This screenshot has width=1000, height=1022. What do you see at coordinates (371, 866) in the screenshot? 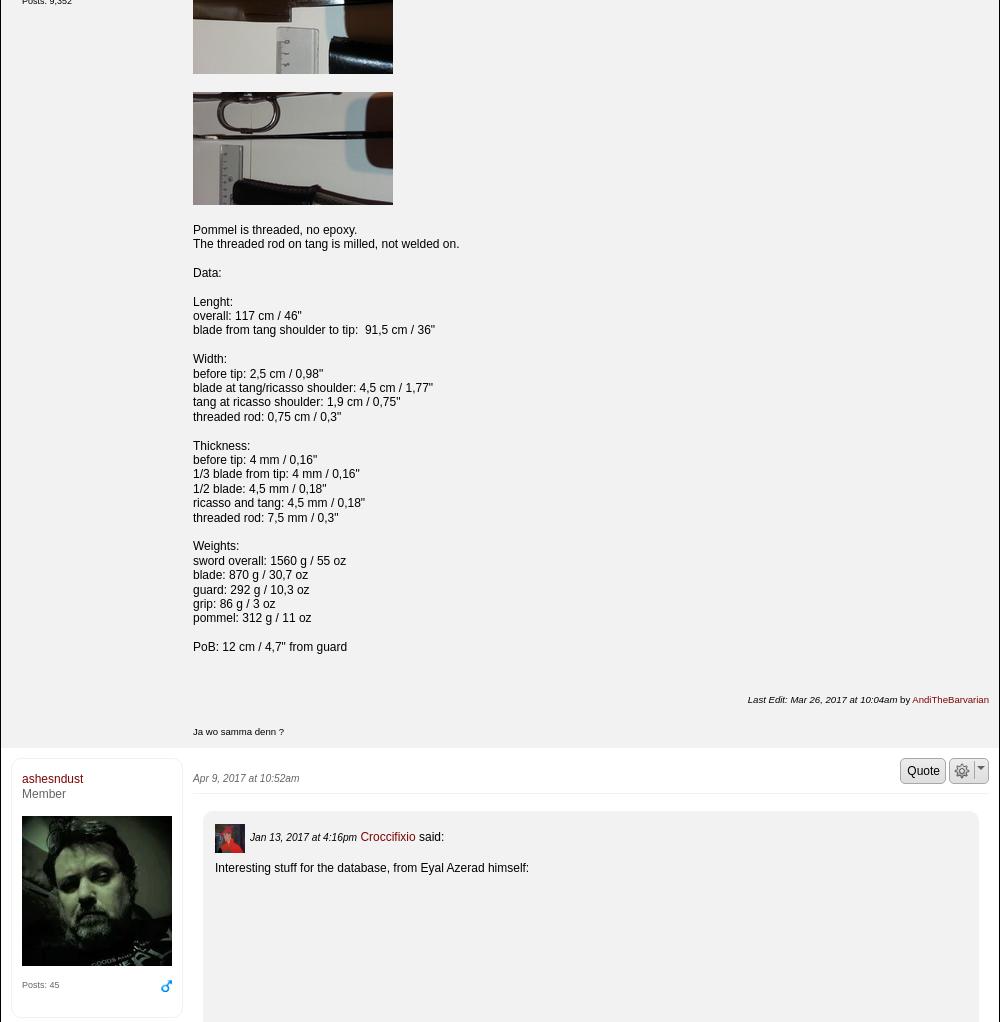
I see `'Interesting stuff for the database, from Eyal Azerad himself:'` at bounding box center [371, 866].